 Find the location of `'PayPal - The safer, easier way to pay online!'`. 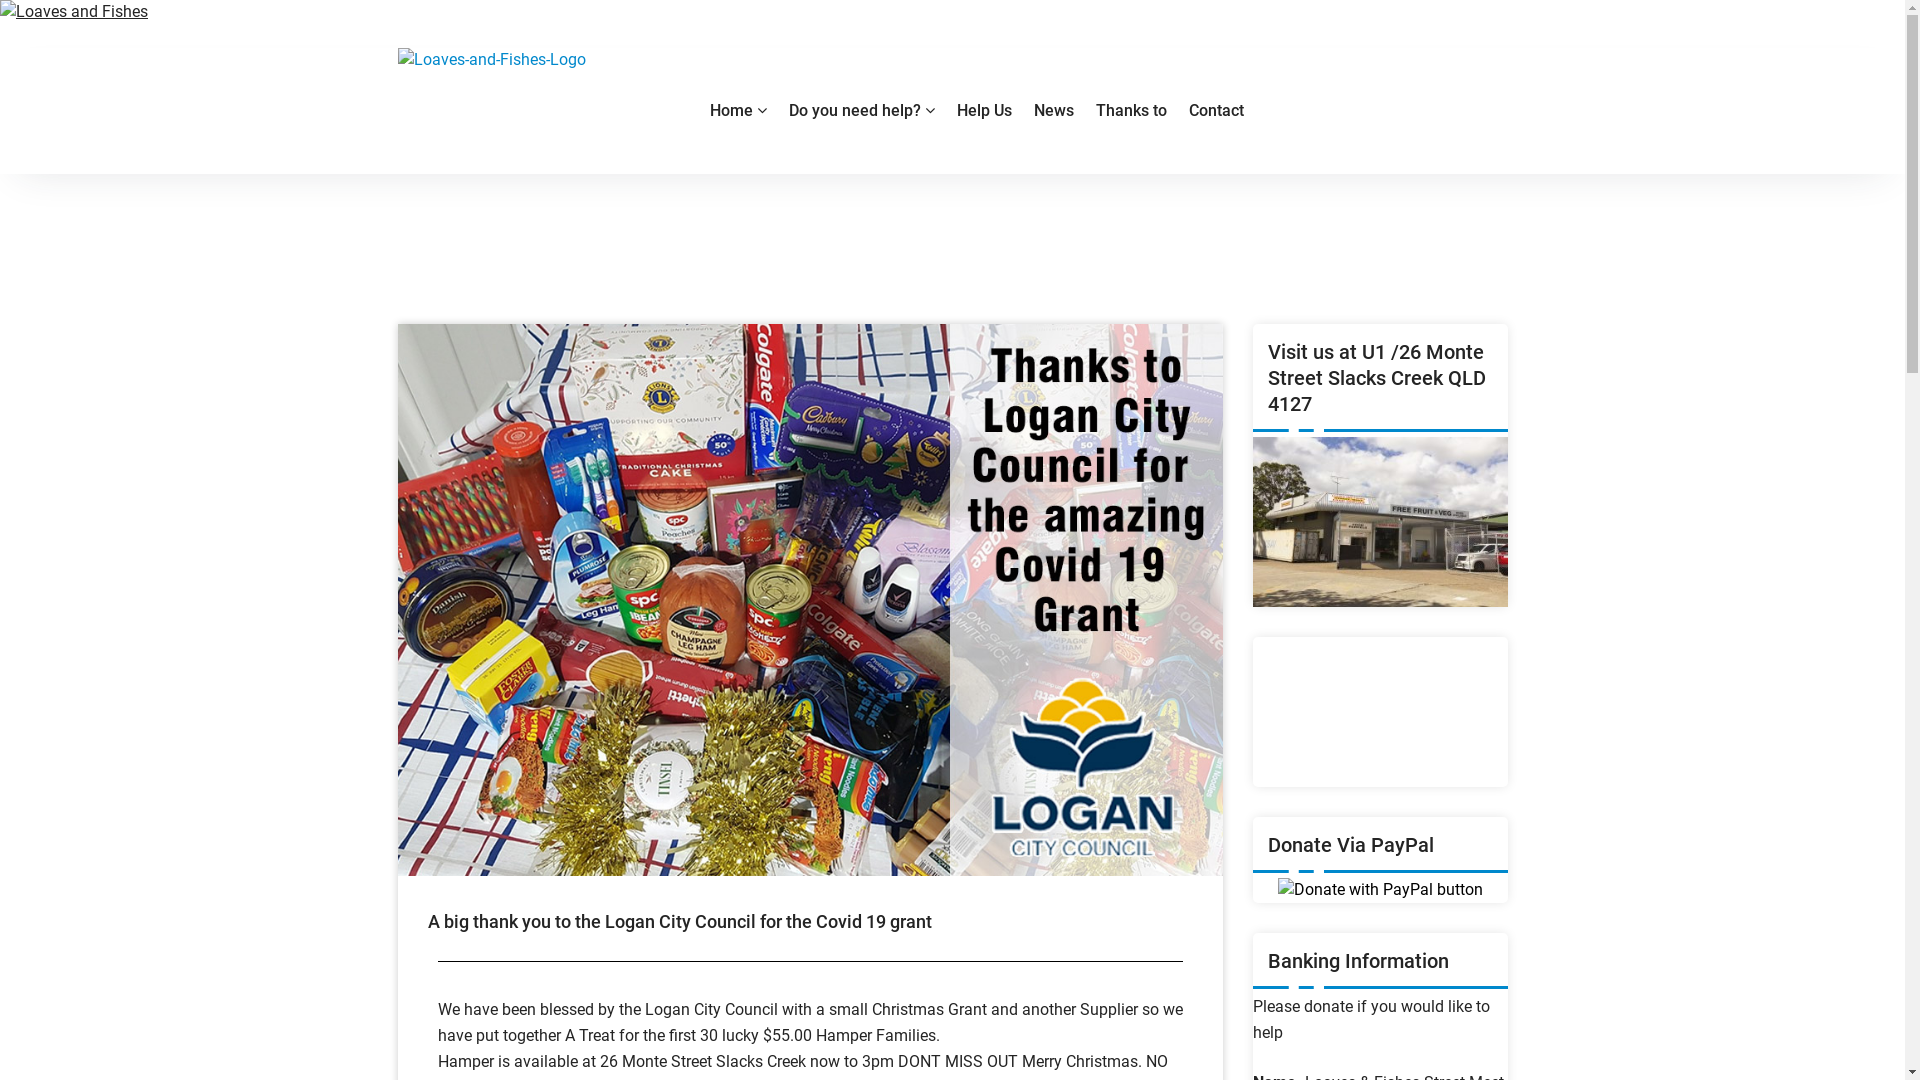

'PayPal - The safer, easier way to pay online!' is located at coordinates (1379, 889).